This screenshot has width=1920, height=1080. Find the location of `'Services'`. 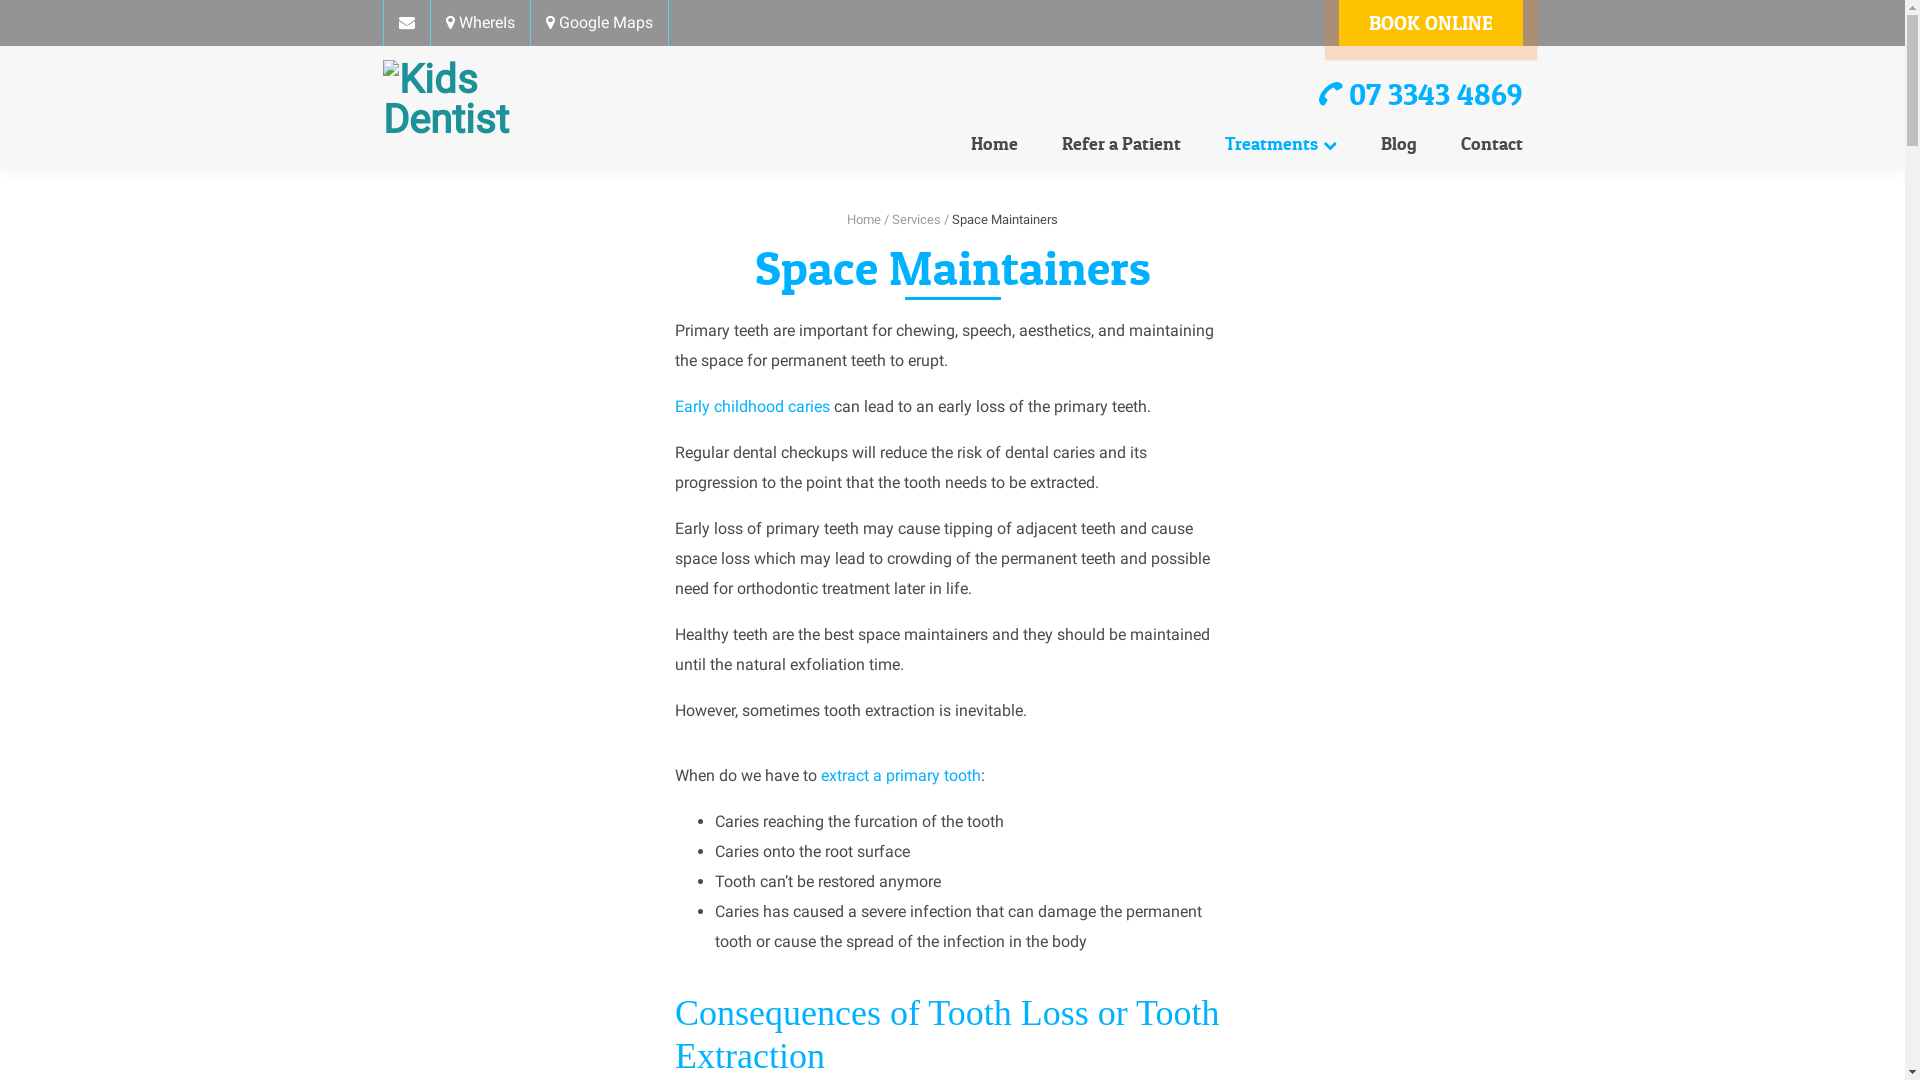

'Services' is located at coordinates (915, 219).